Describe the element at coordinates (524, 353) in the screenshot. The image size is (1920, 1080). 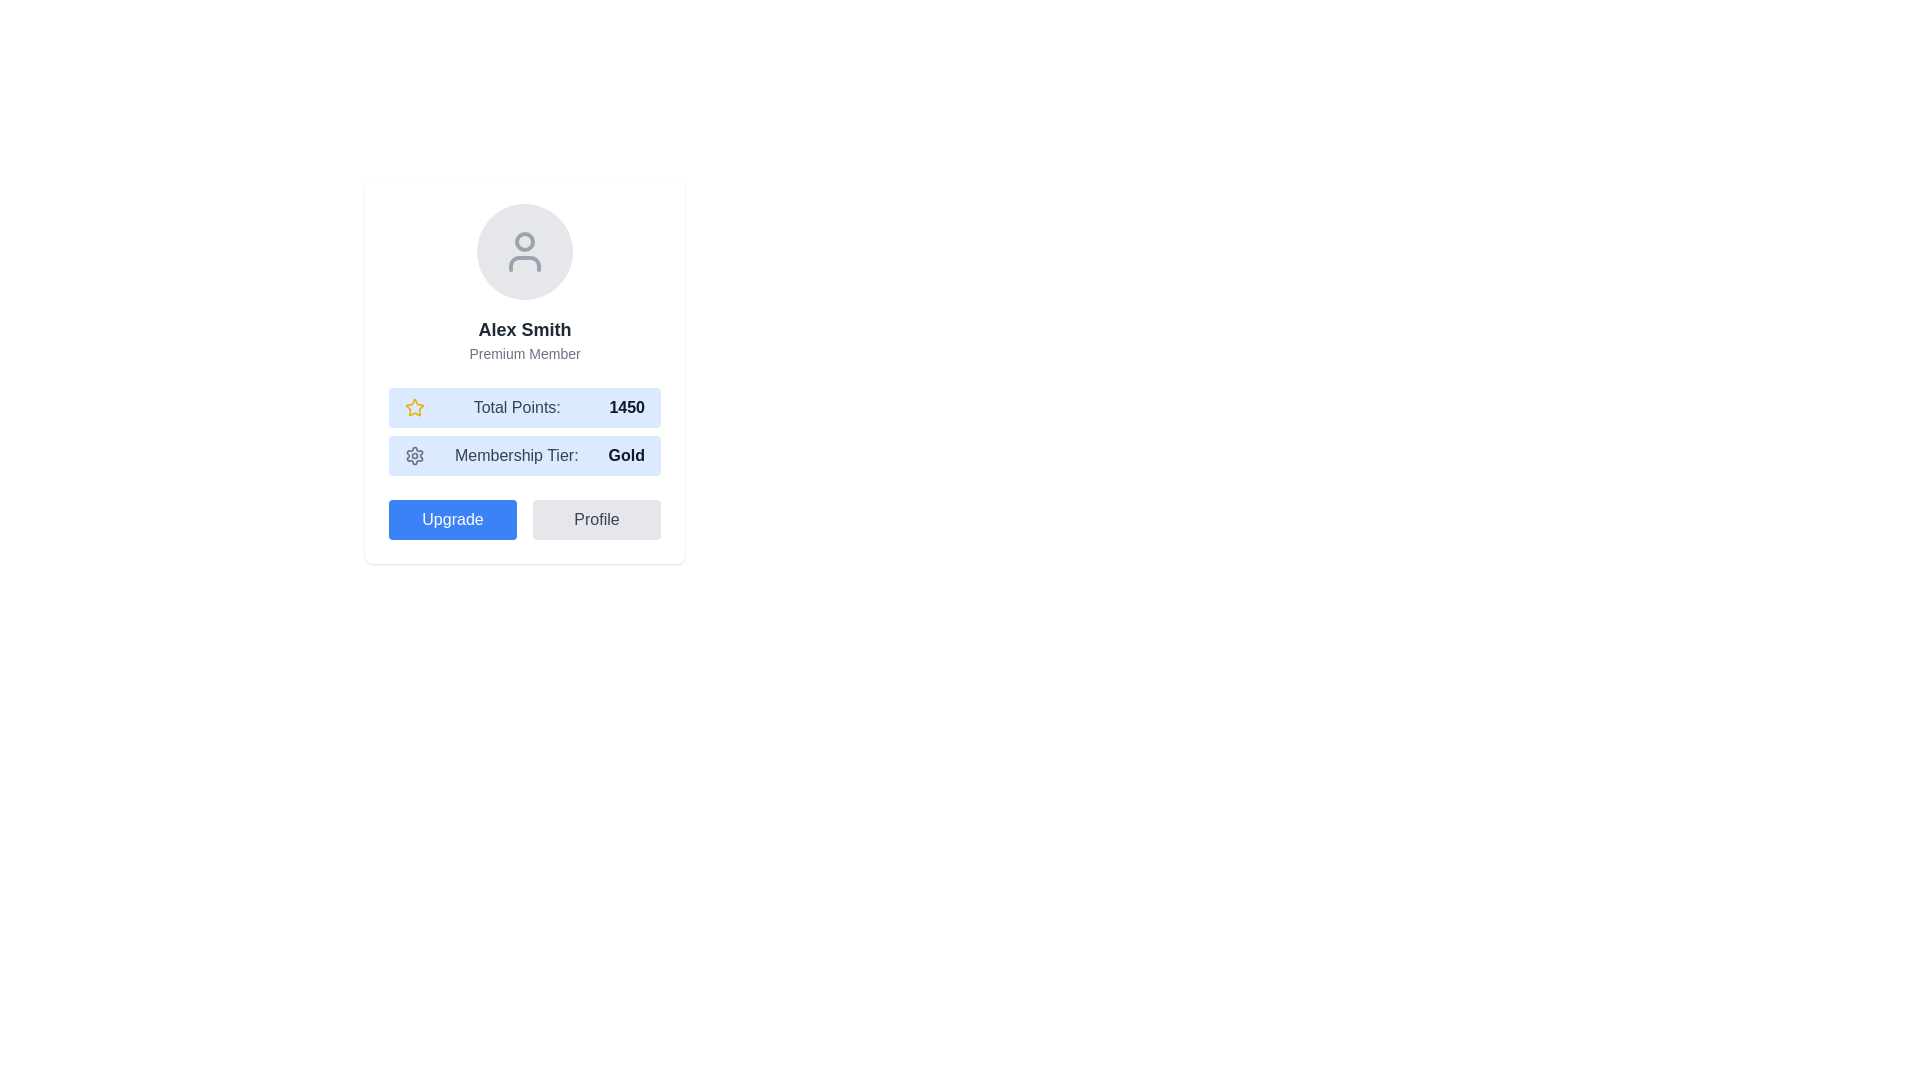
I see `the 'Premium Member' text label located beneath 'Alex Smith' in the profile card layout` at that location.